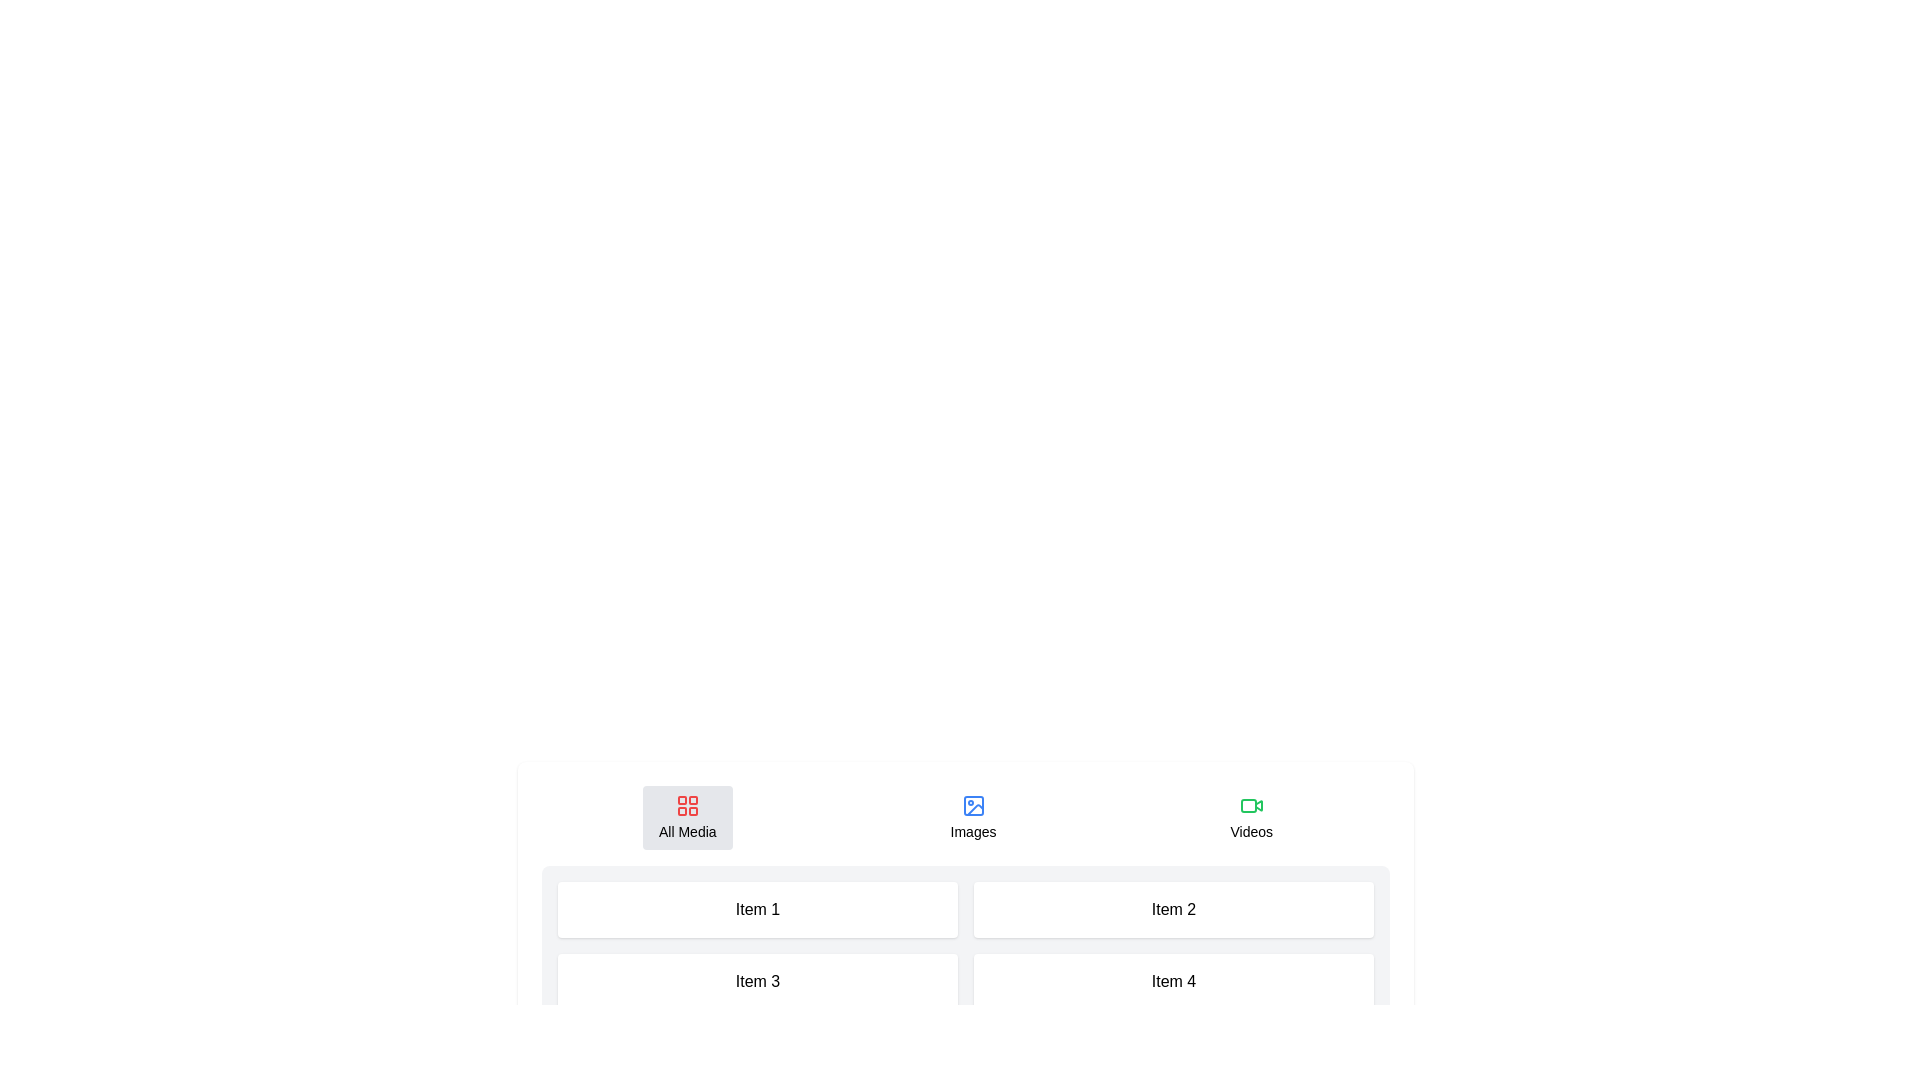 The image size is (1920, 1080). Describe the element at coordinates (687, 817) in the screenshot. I see `the 'All Media' tab to view all items` at that location.